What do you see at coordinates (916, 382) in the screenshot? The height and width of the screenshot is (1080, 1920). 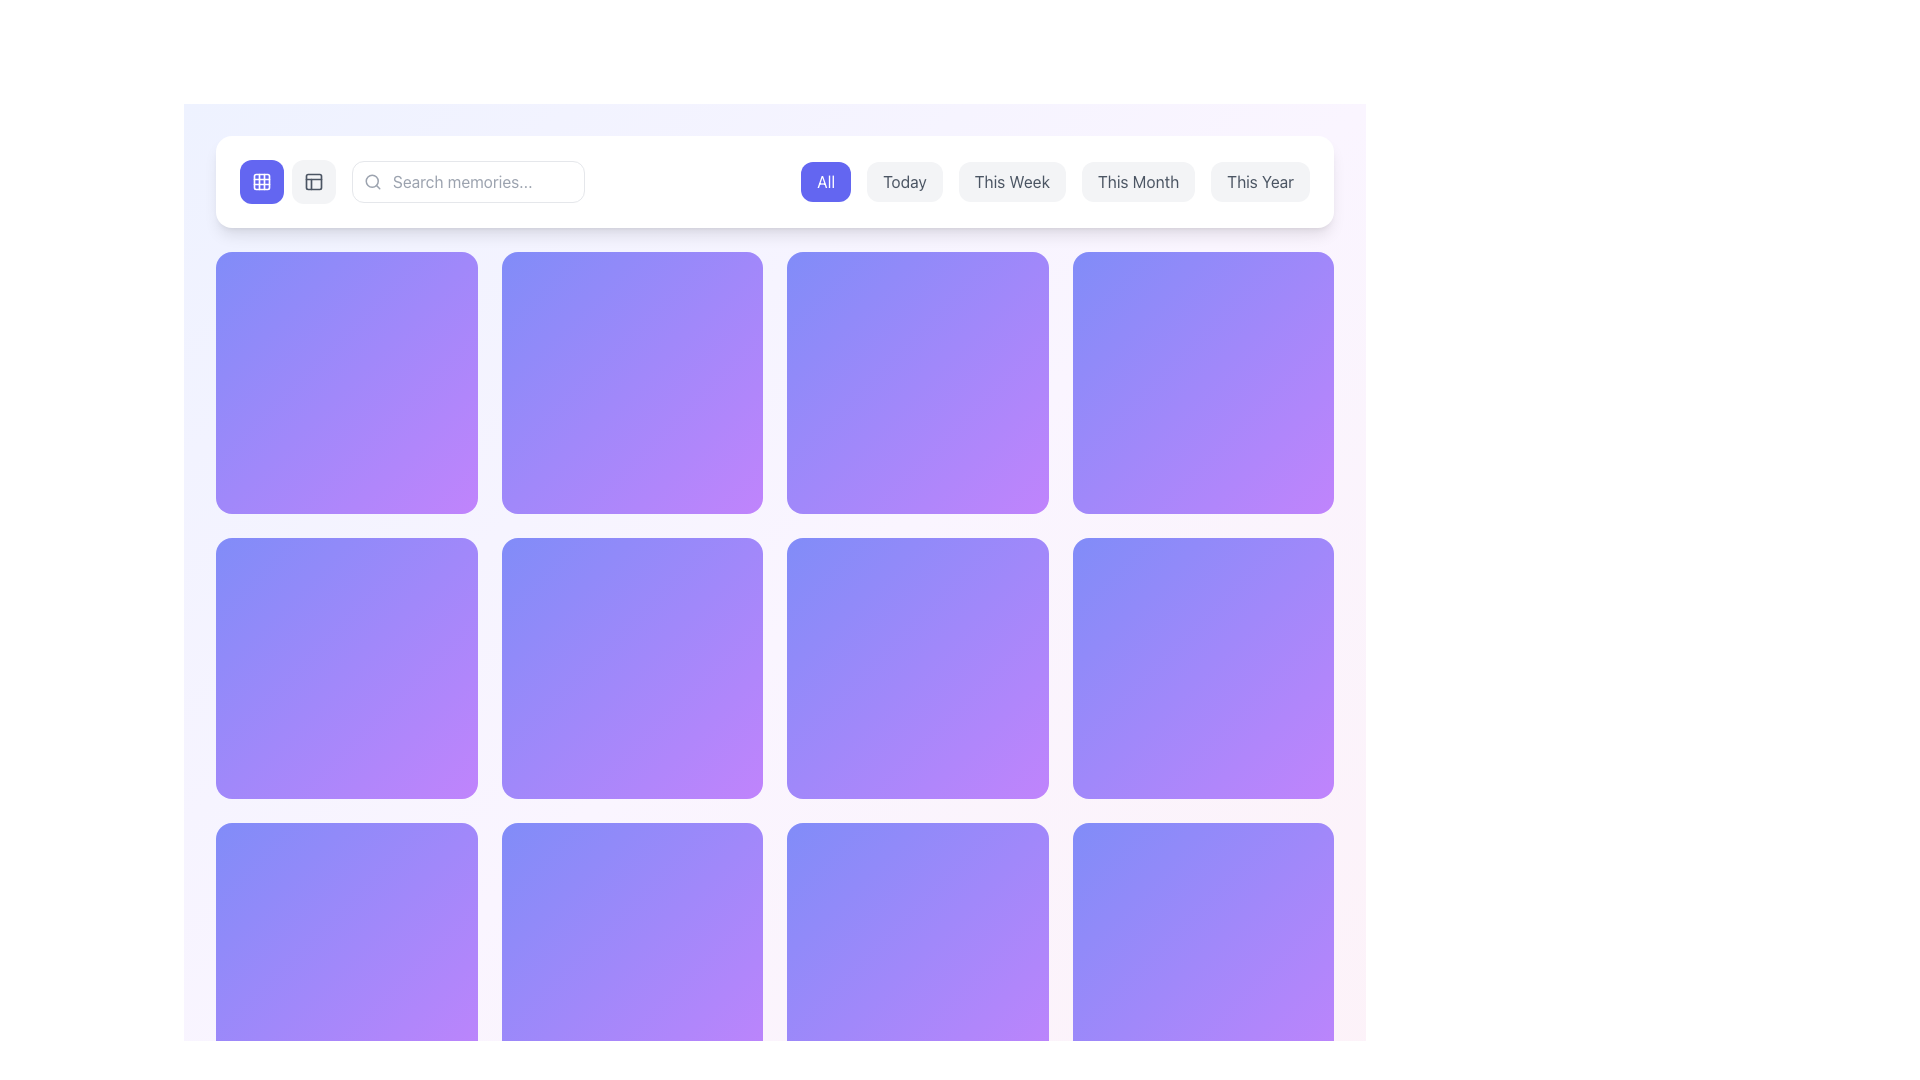 I see `the interactive card-style element with a gradient background transitioning from indigo to purple, located in the second column of the first row` at bounding box center [916, 382].